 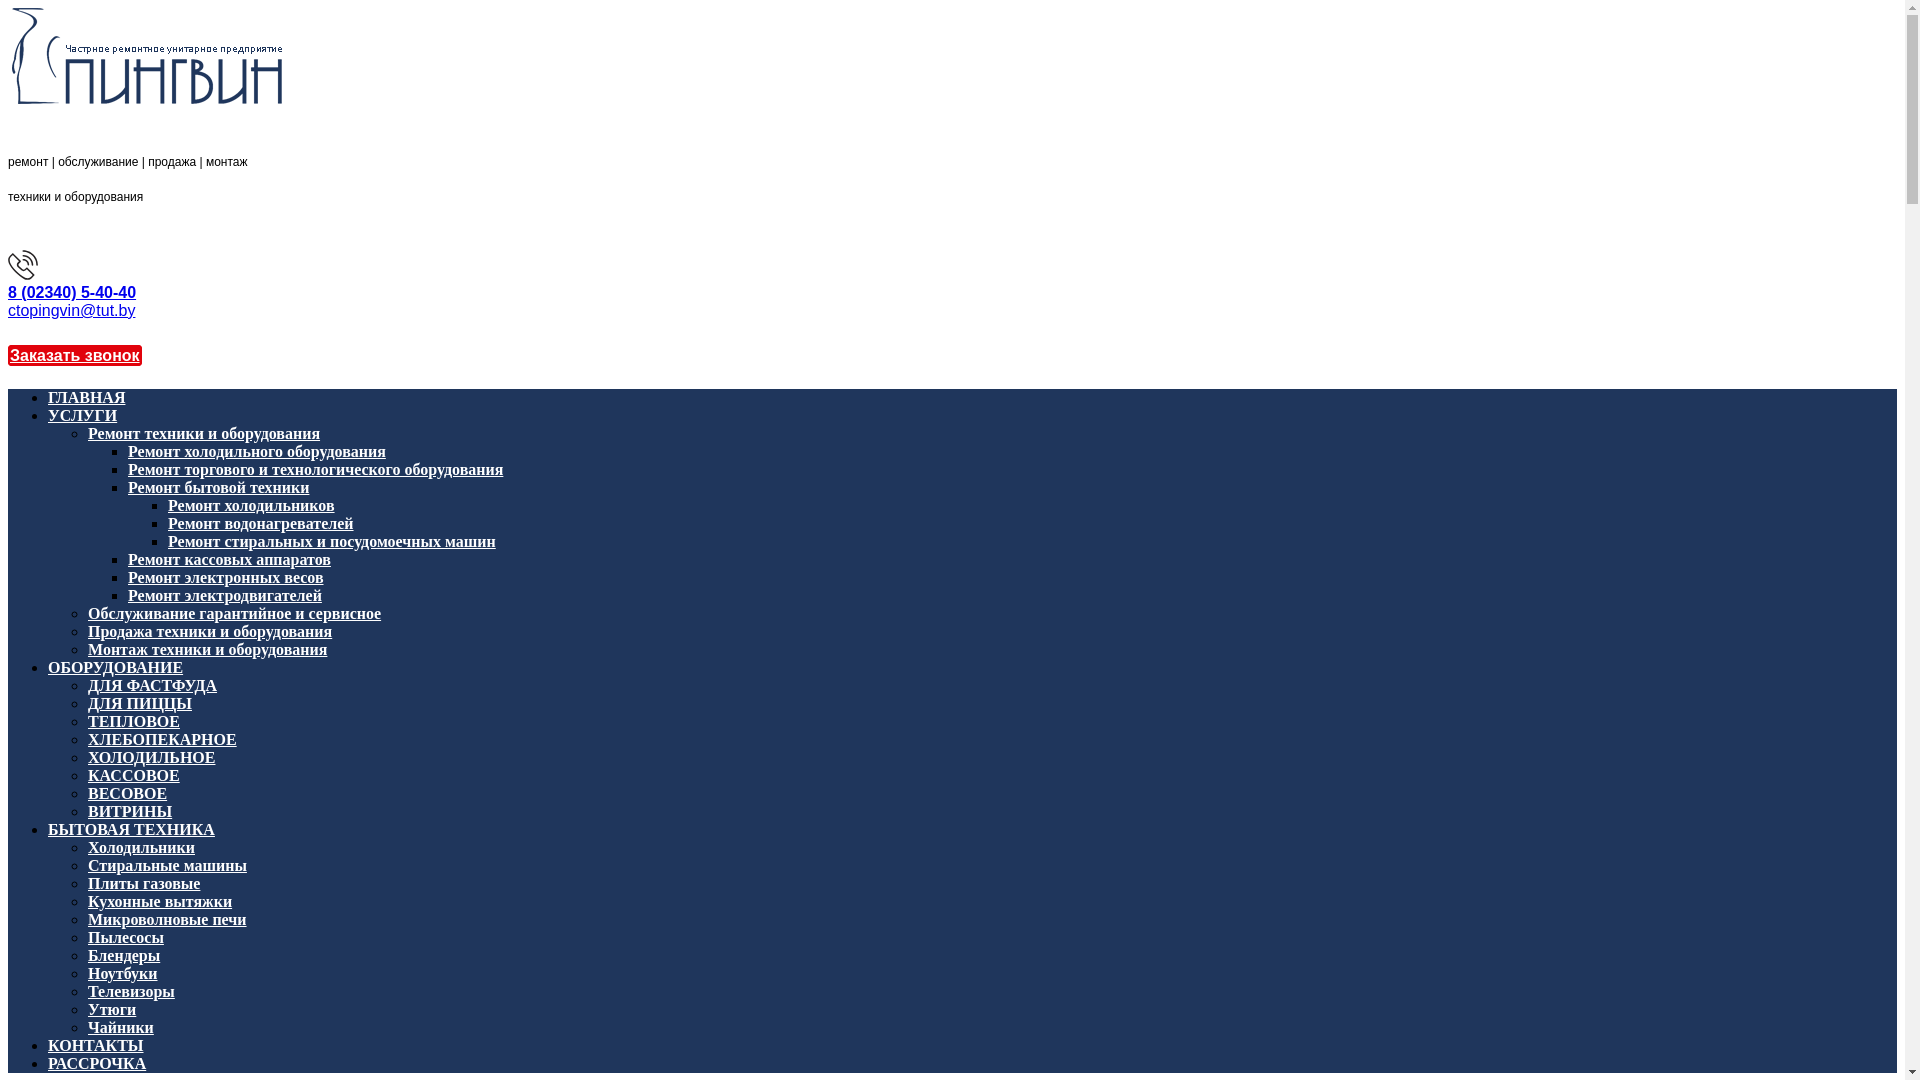 I want to click on '8 (02340) 5-40-40', so click(x=72, y=292).